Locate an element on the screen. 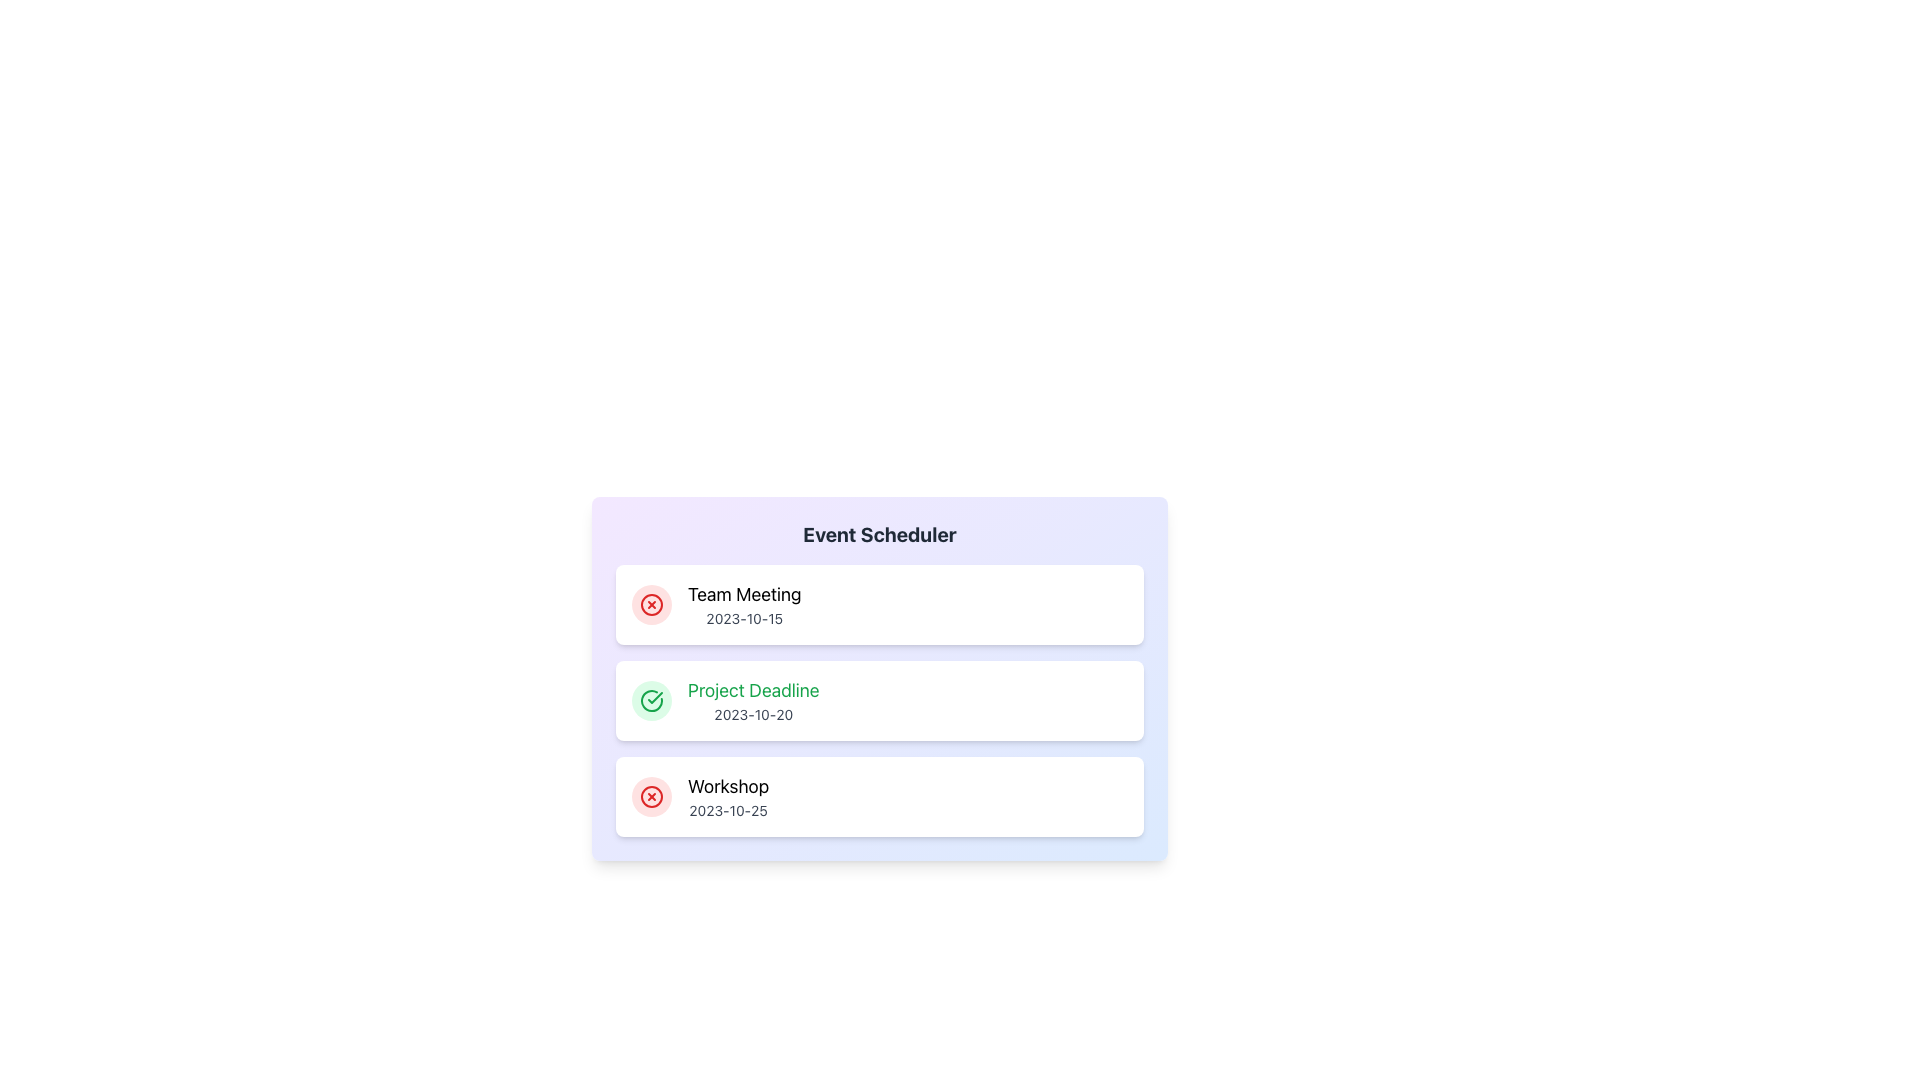 The height and width of the screenshot is (1080, 1920). the green checkmark icon of the 'Project Deadline' informational list item is located at coordinates (724, 700).